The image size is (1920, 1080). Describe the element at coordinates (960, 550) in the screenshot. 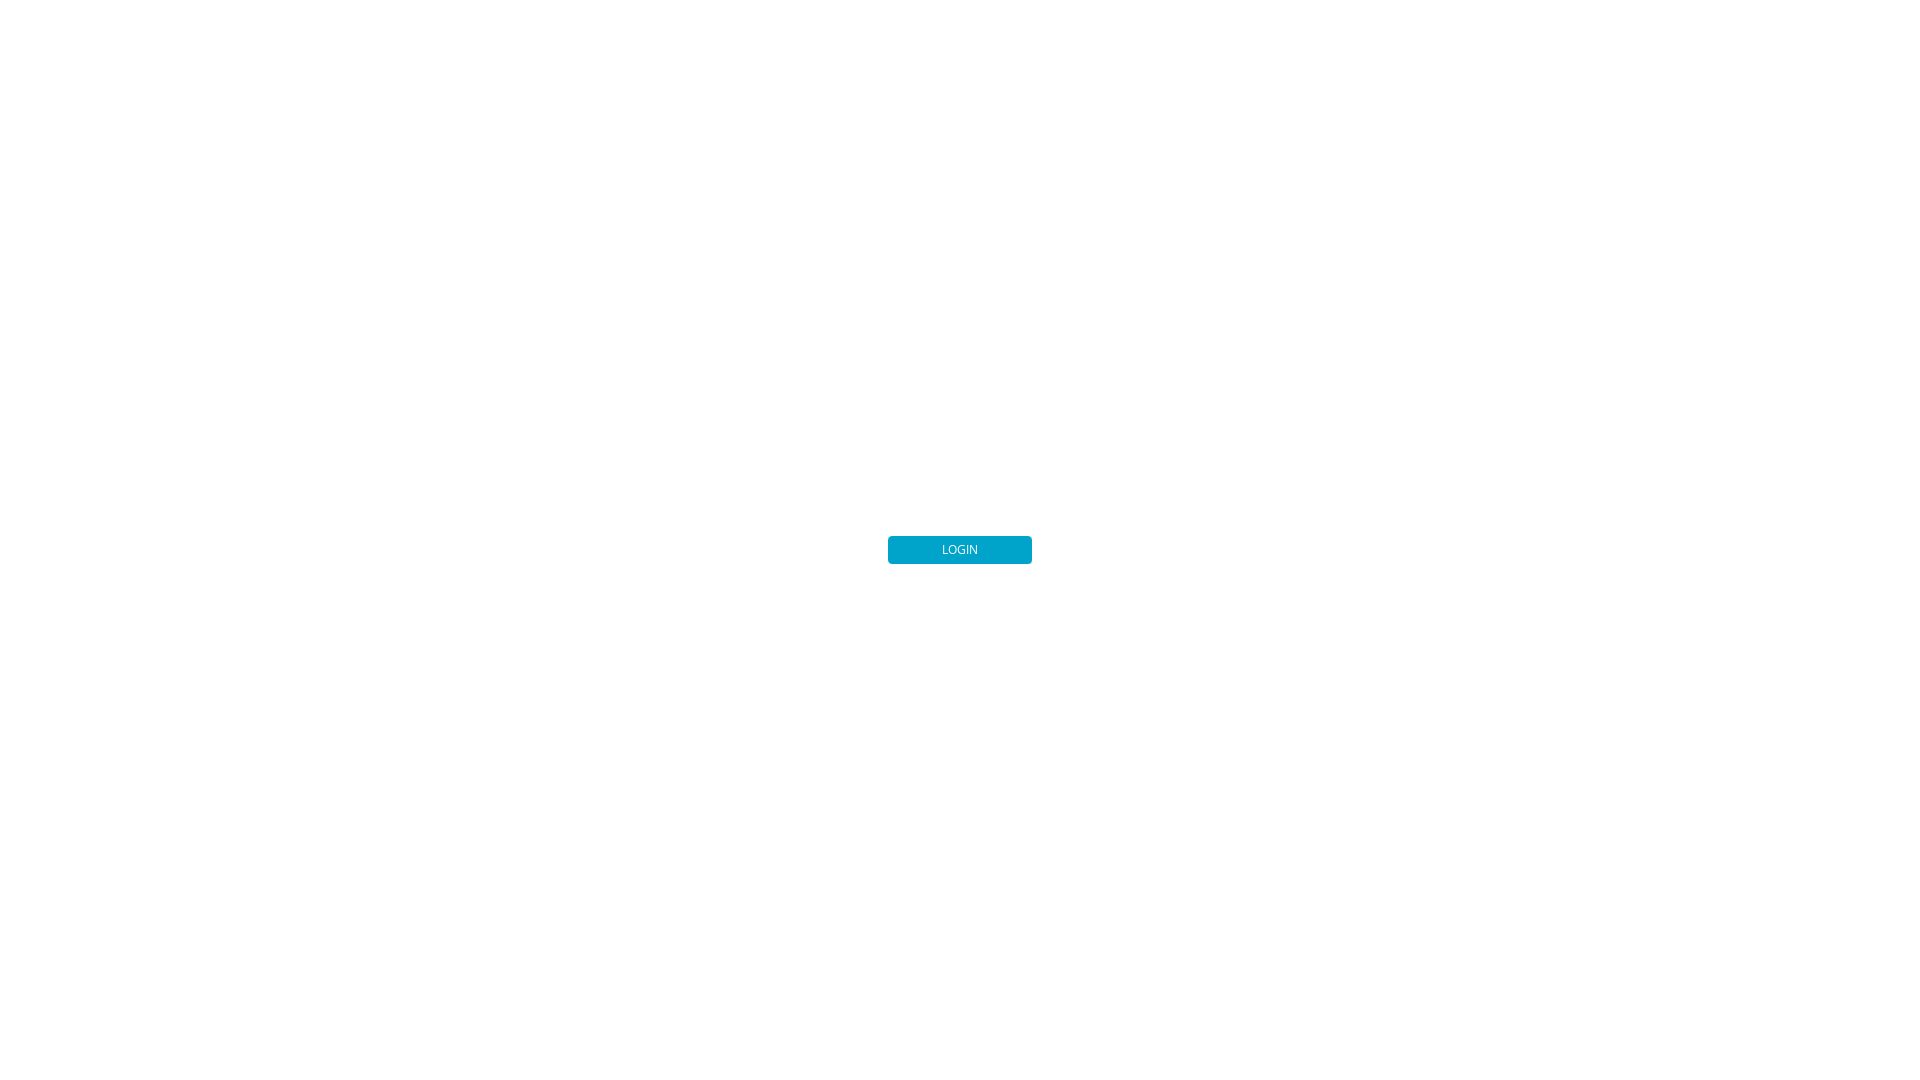

I see `'LOGIN'` at that location.